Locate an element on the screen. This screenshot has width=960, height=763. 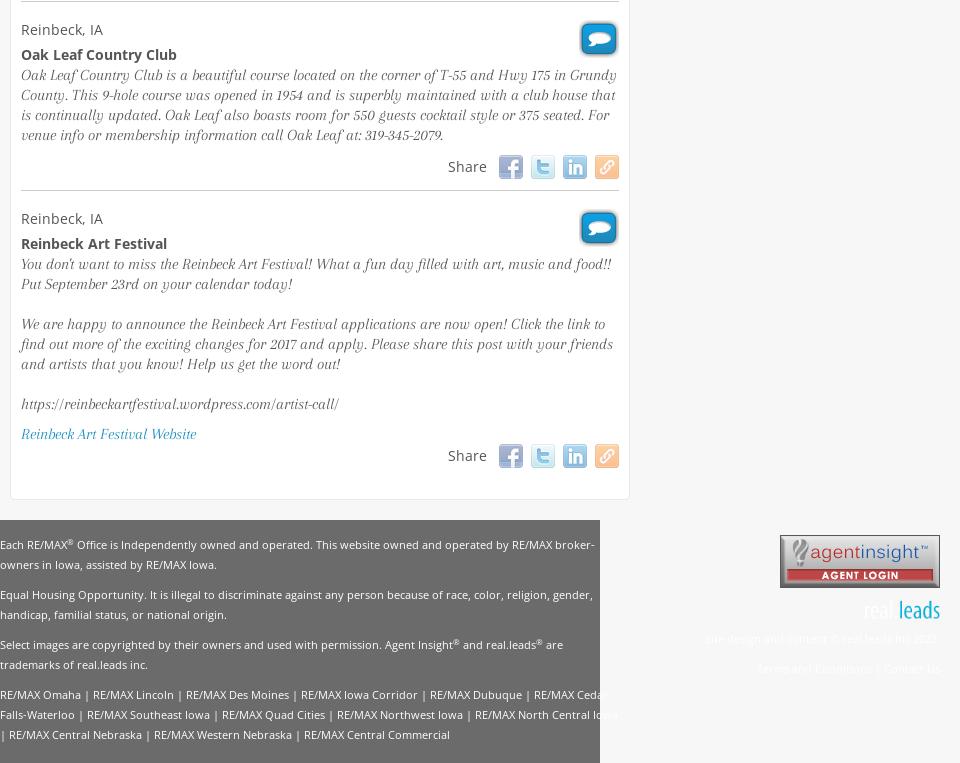
'RE/MAX North Central Iowa' is located at coordinates (546, 714).